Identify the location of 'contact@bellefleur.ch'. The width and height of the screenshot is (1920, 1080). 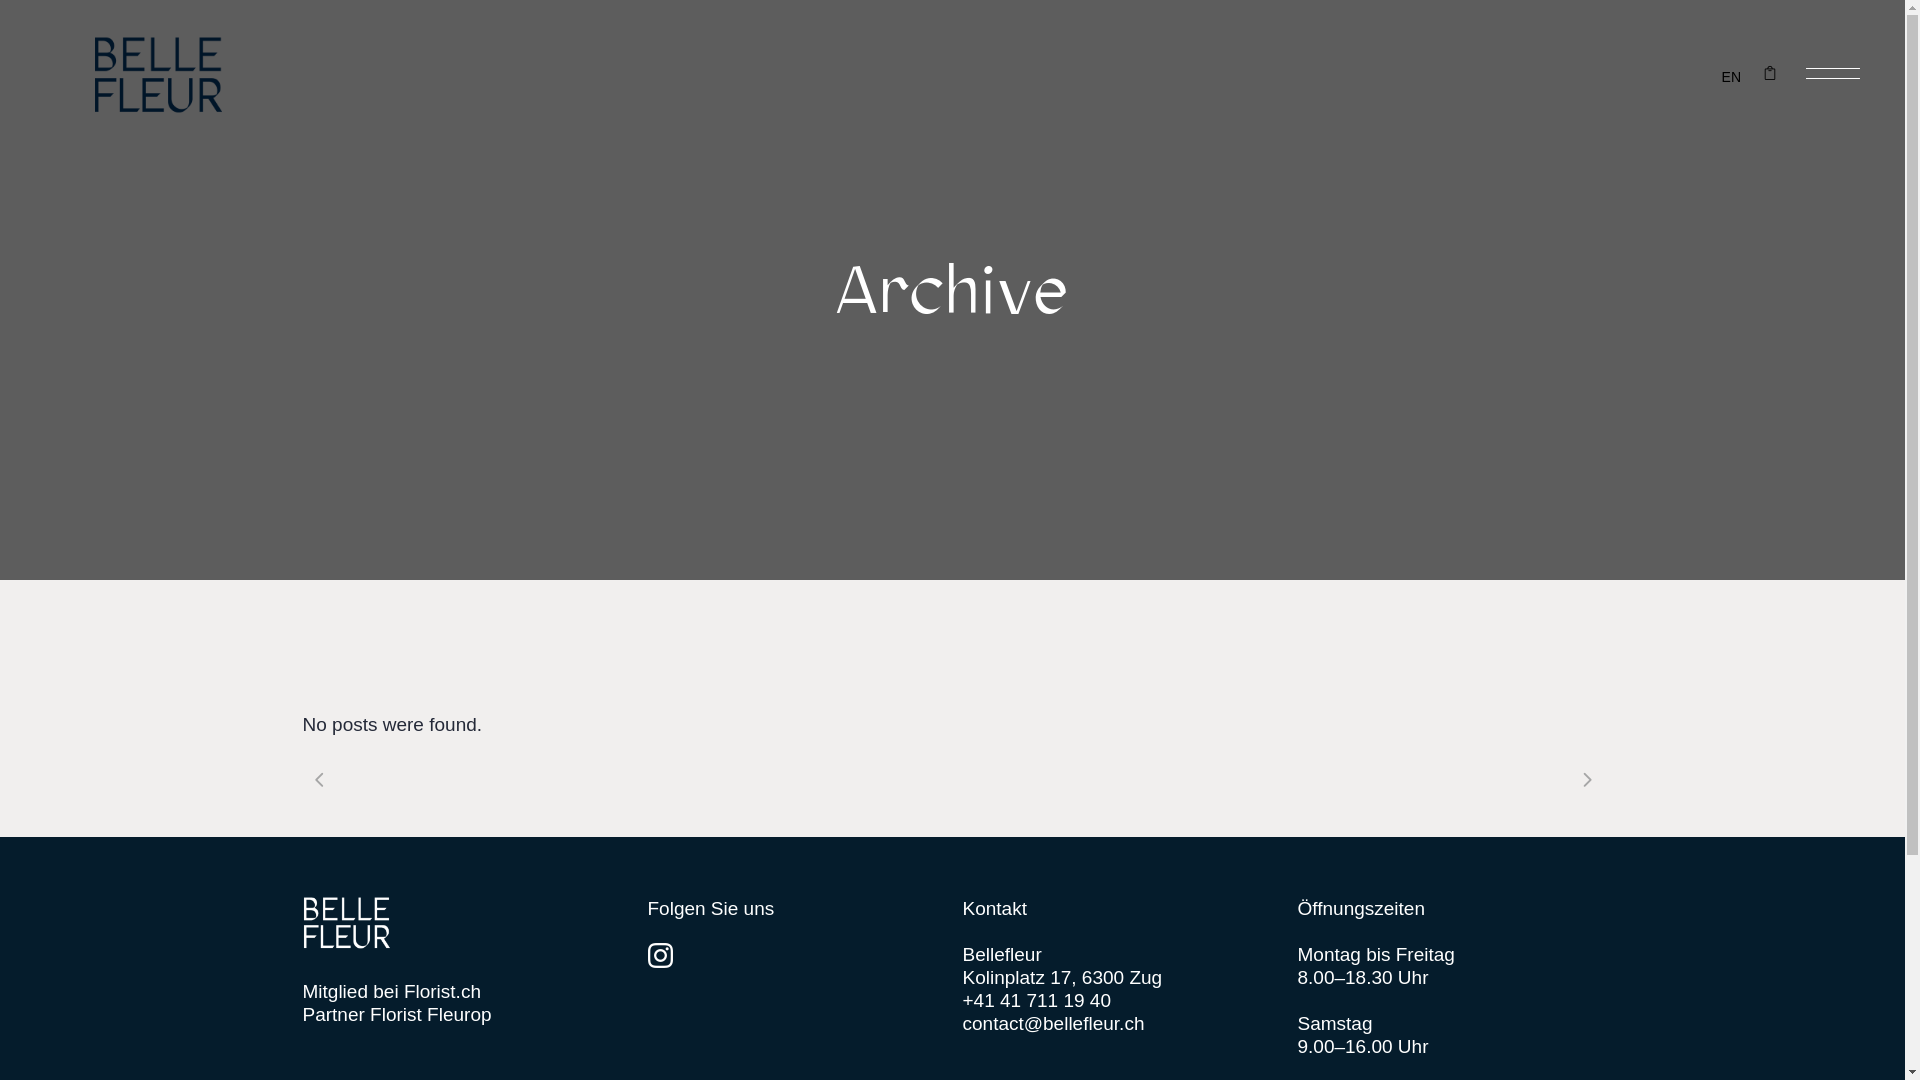
(1051, 1023).